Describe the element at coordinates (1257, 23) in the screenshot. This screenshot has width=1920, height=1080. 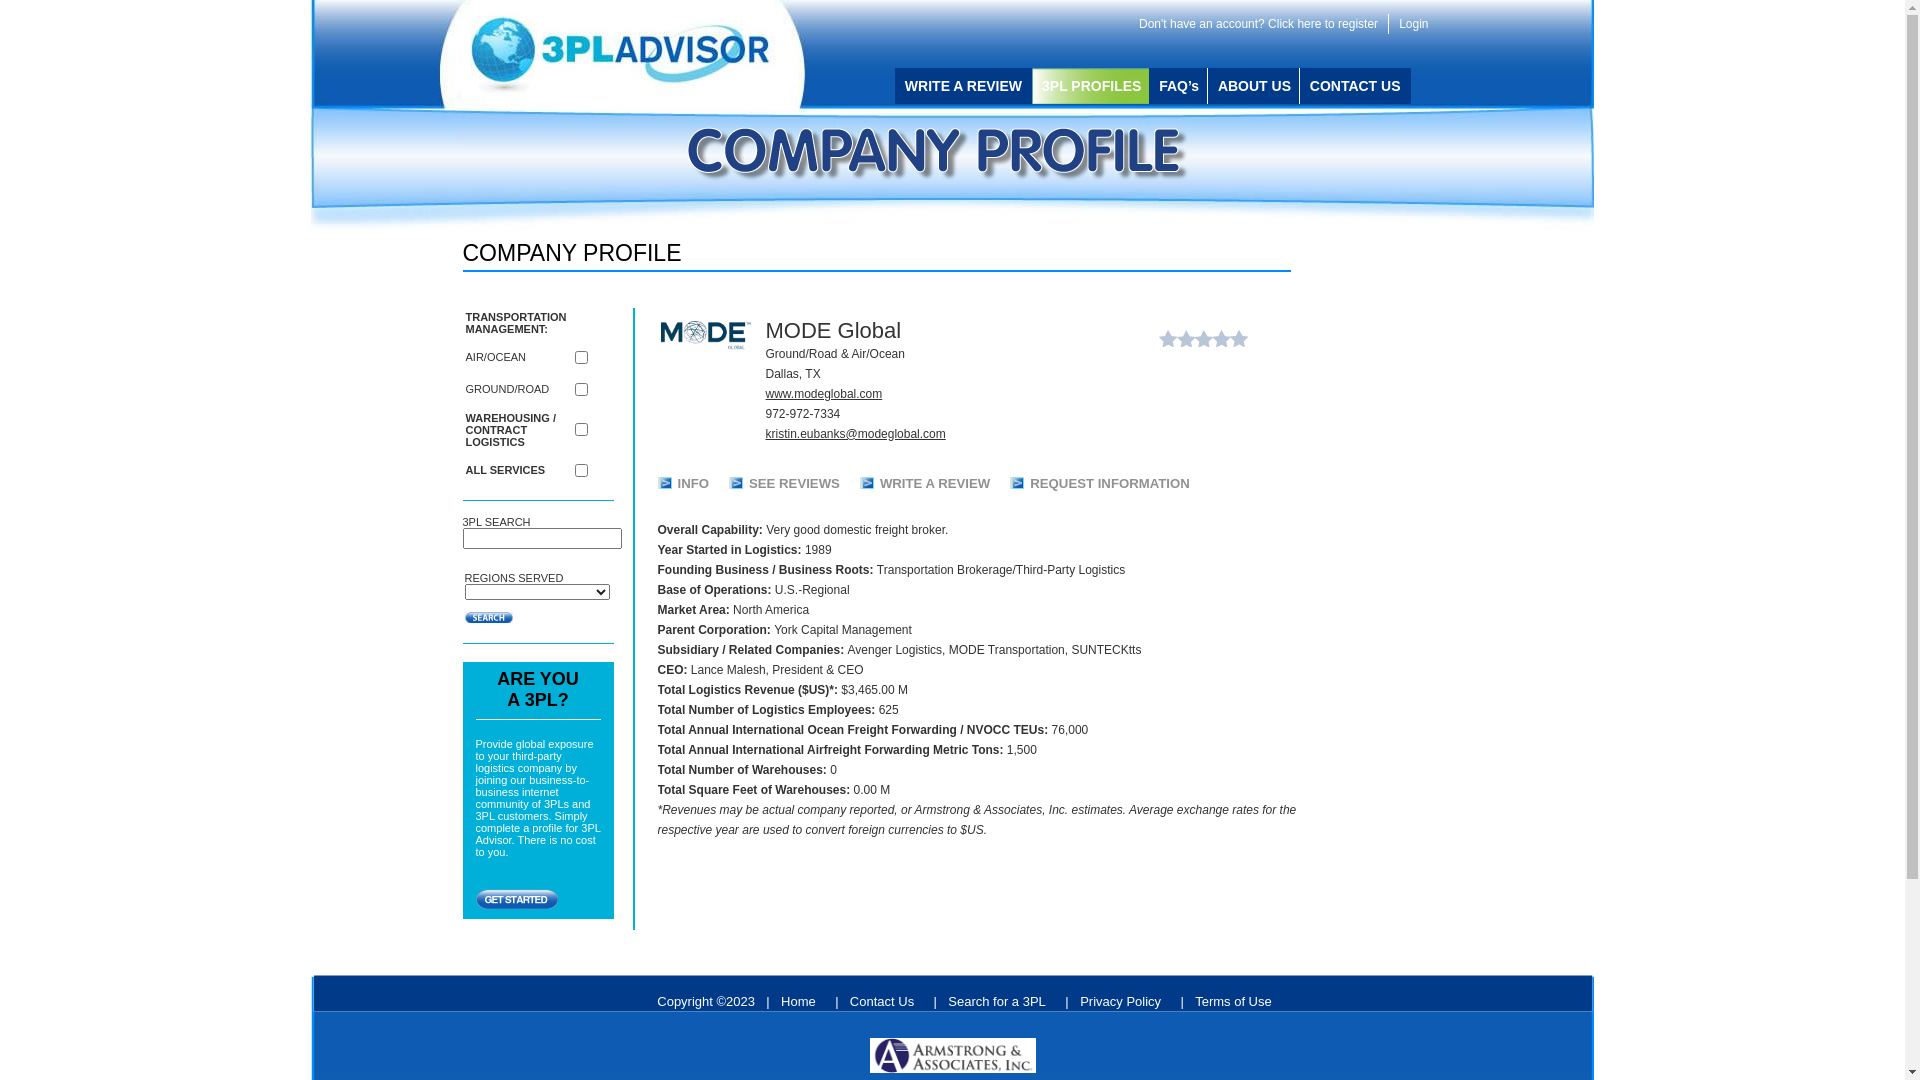
I see `'Don't have an account? Click here to register'` at that location.